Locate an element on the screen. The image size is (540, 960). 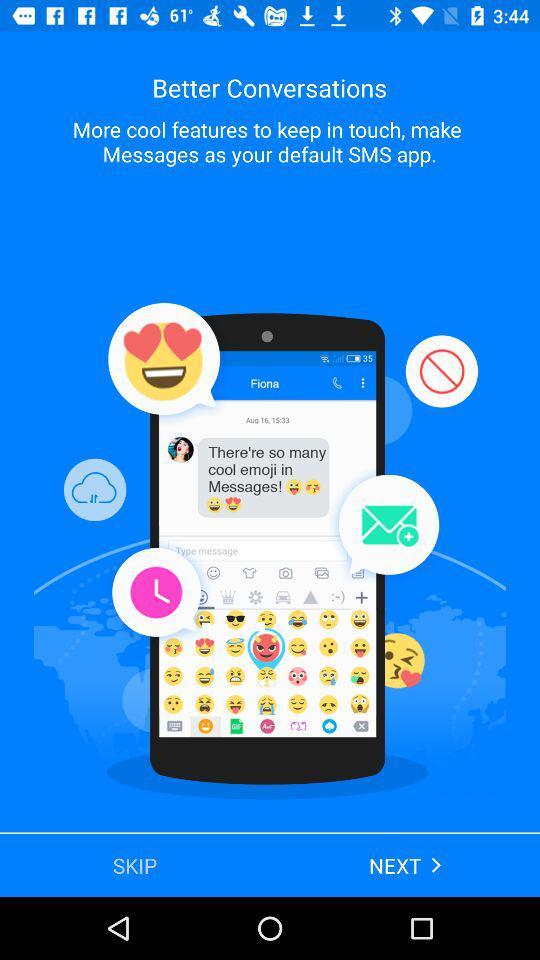
the skip at the bottom left corner is located at coordinates (135, 864).